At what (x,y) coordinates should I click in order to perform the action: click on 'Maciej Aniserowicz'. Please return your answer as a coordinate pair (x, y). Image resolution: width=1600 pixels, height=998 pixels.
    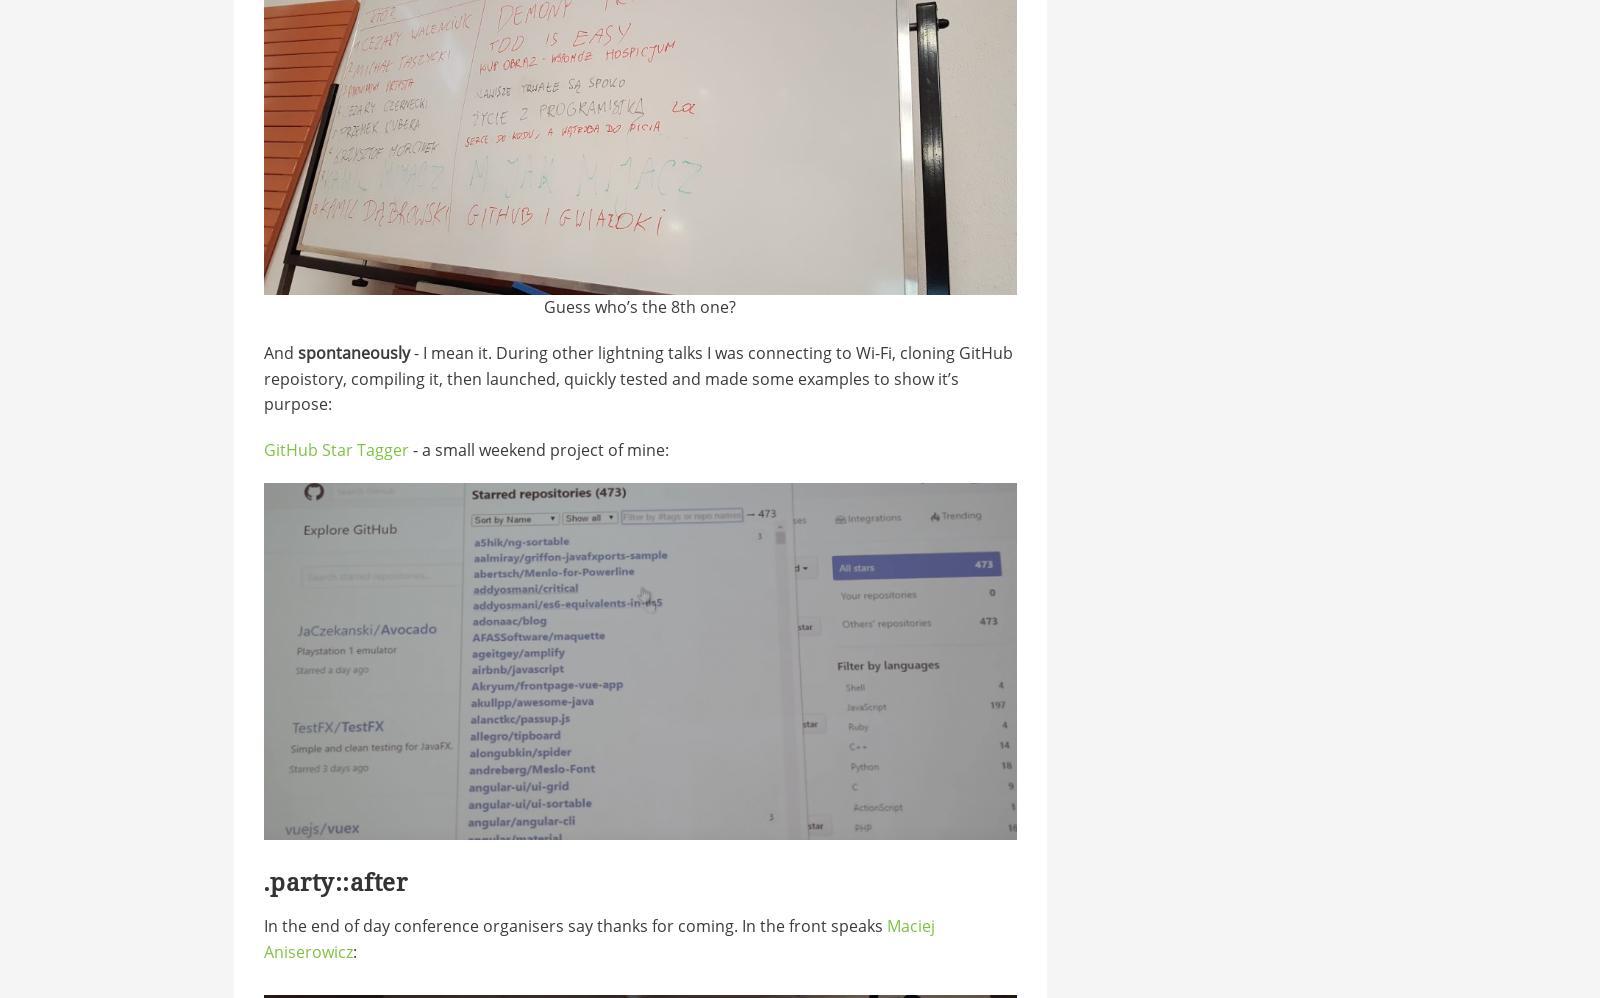
    Looking at the image, I should click on (597, 938).